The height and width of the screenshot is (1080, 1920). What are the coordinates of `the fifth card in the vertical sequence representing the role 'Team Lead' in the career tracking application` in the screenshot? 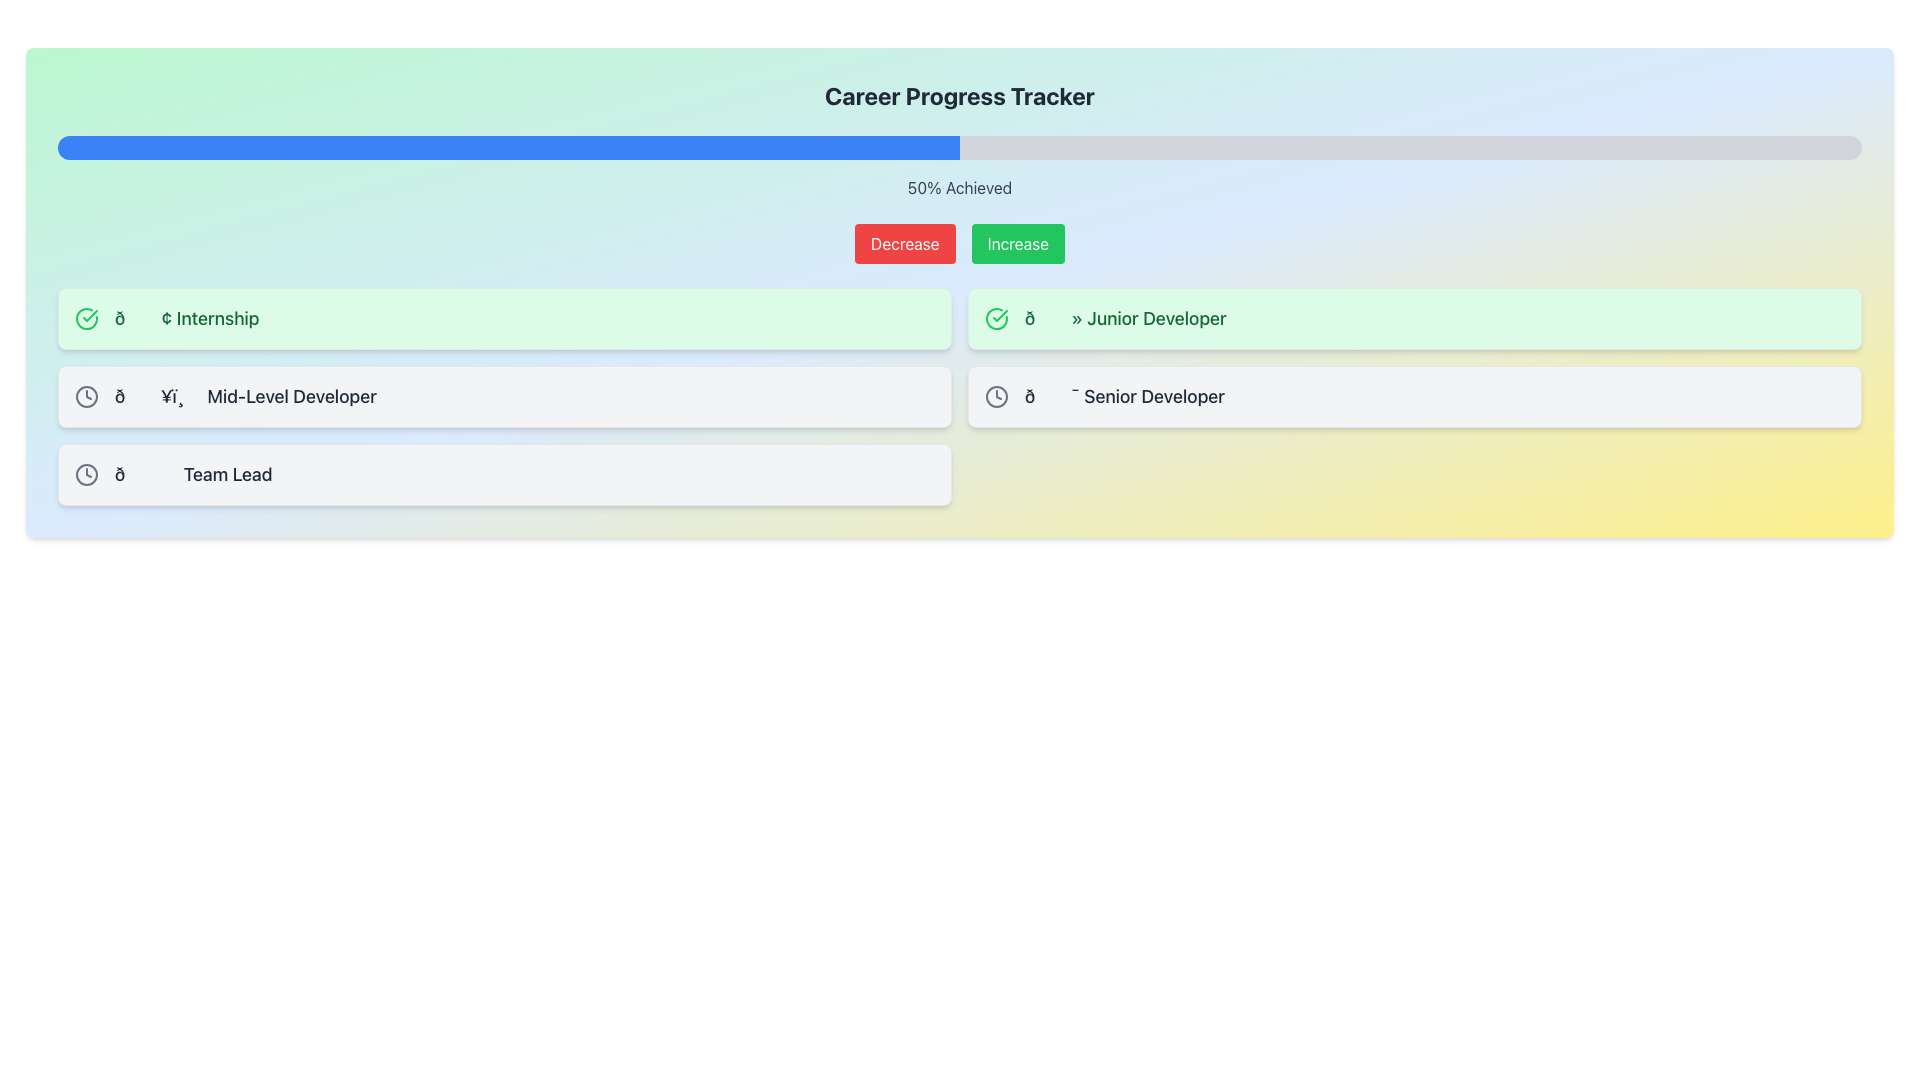 It's located at (504, 474).